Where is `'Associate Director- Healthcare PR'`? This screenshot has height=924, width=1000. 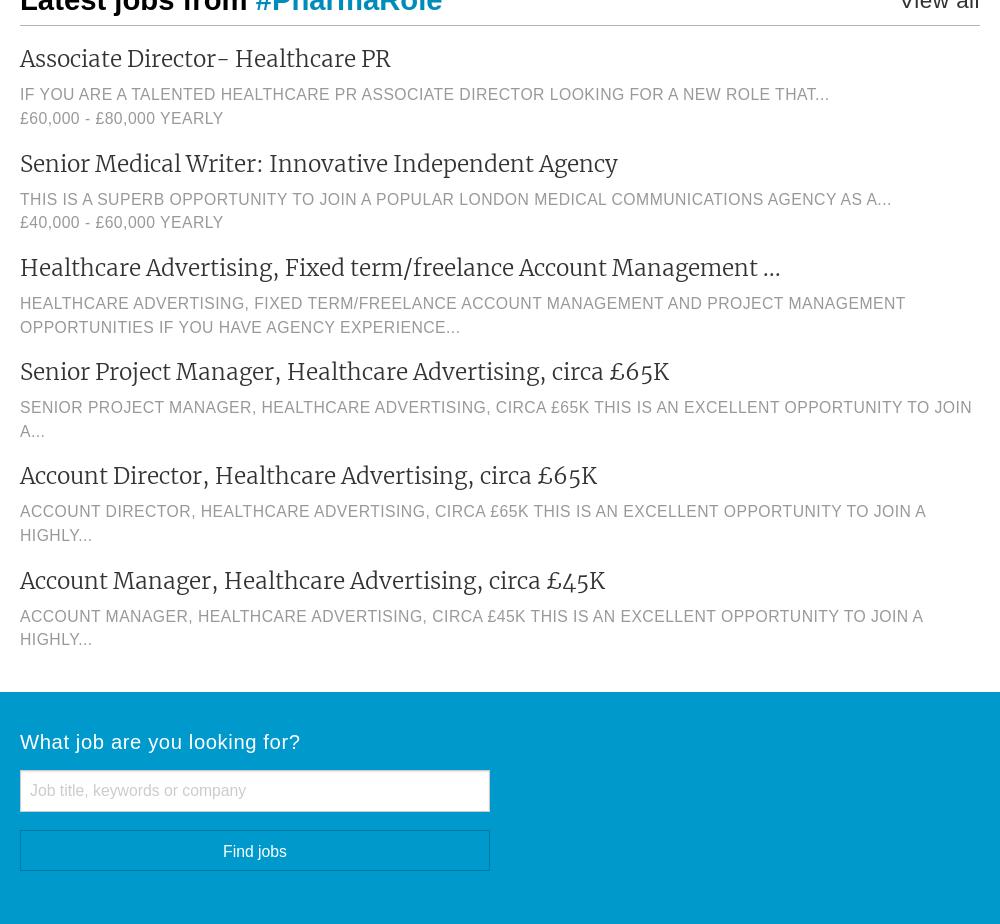 'Associate Director- Healthcare PR' is located at coordinates (20, 59).